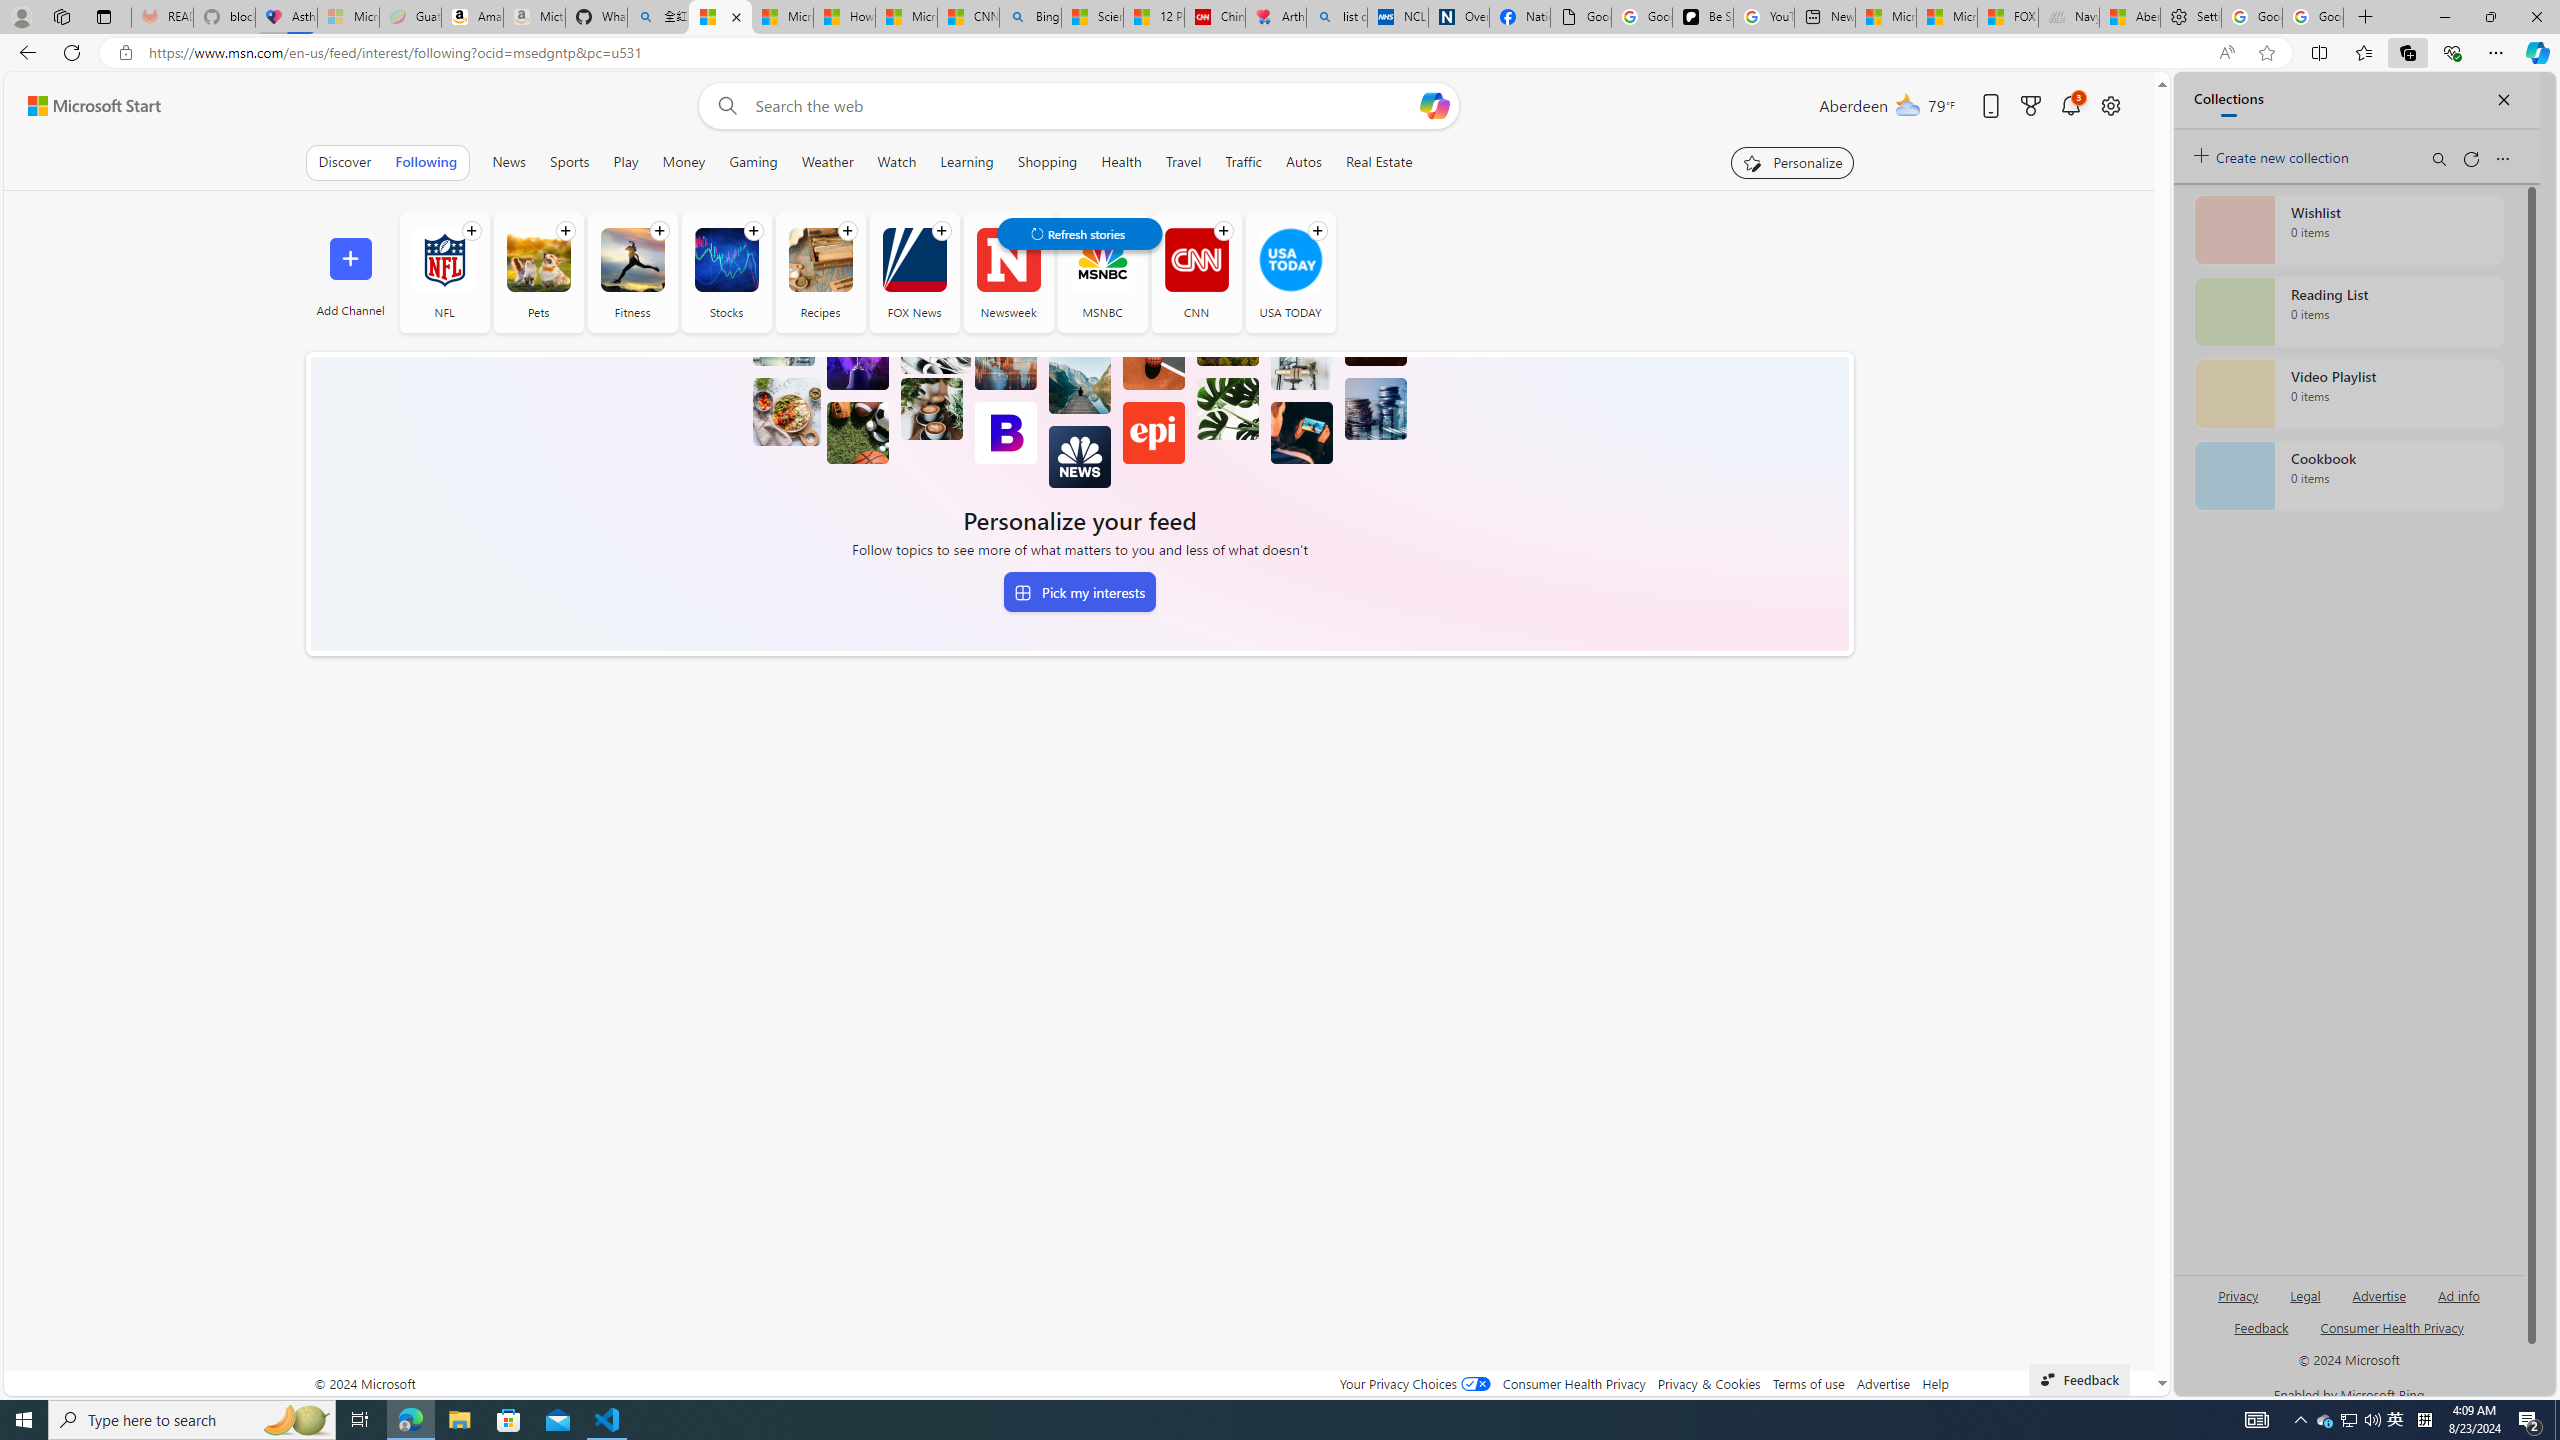  I want to click on 'Shopping', so click(1047, 161).